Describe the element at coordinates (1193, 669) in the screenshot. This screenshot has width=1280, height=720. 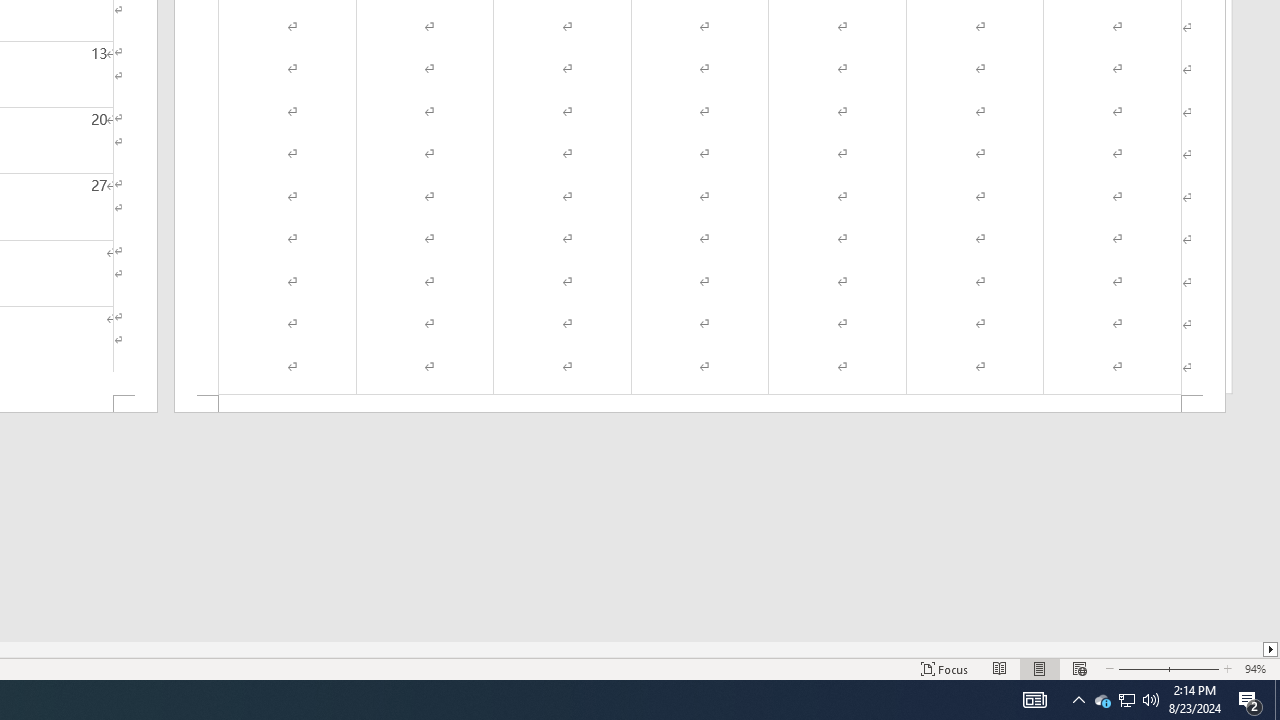
I see `'Zoom In'` at that location.